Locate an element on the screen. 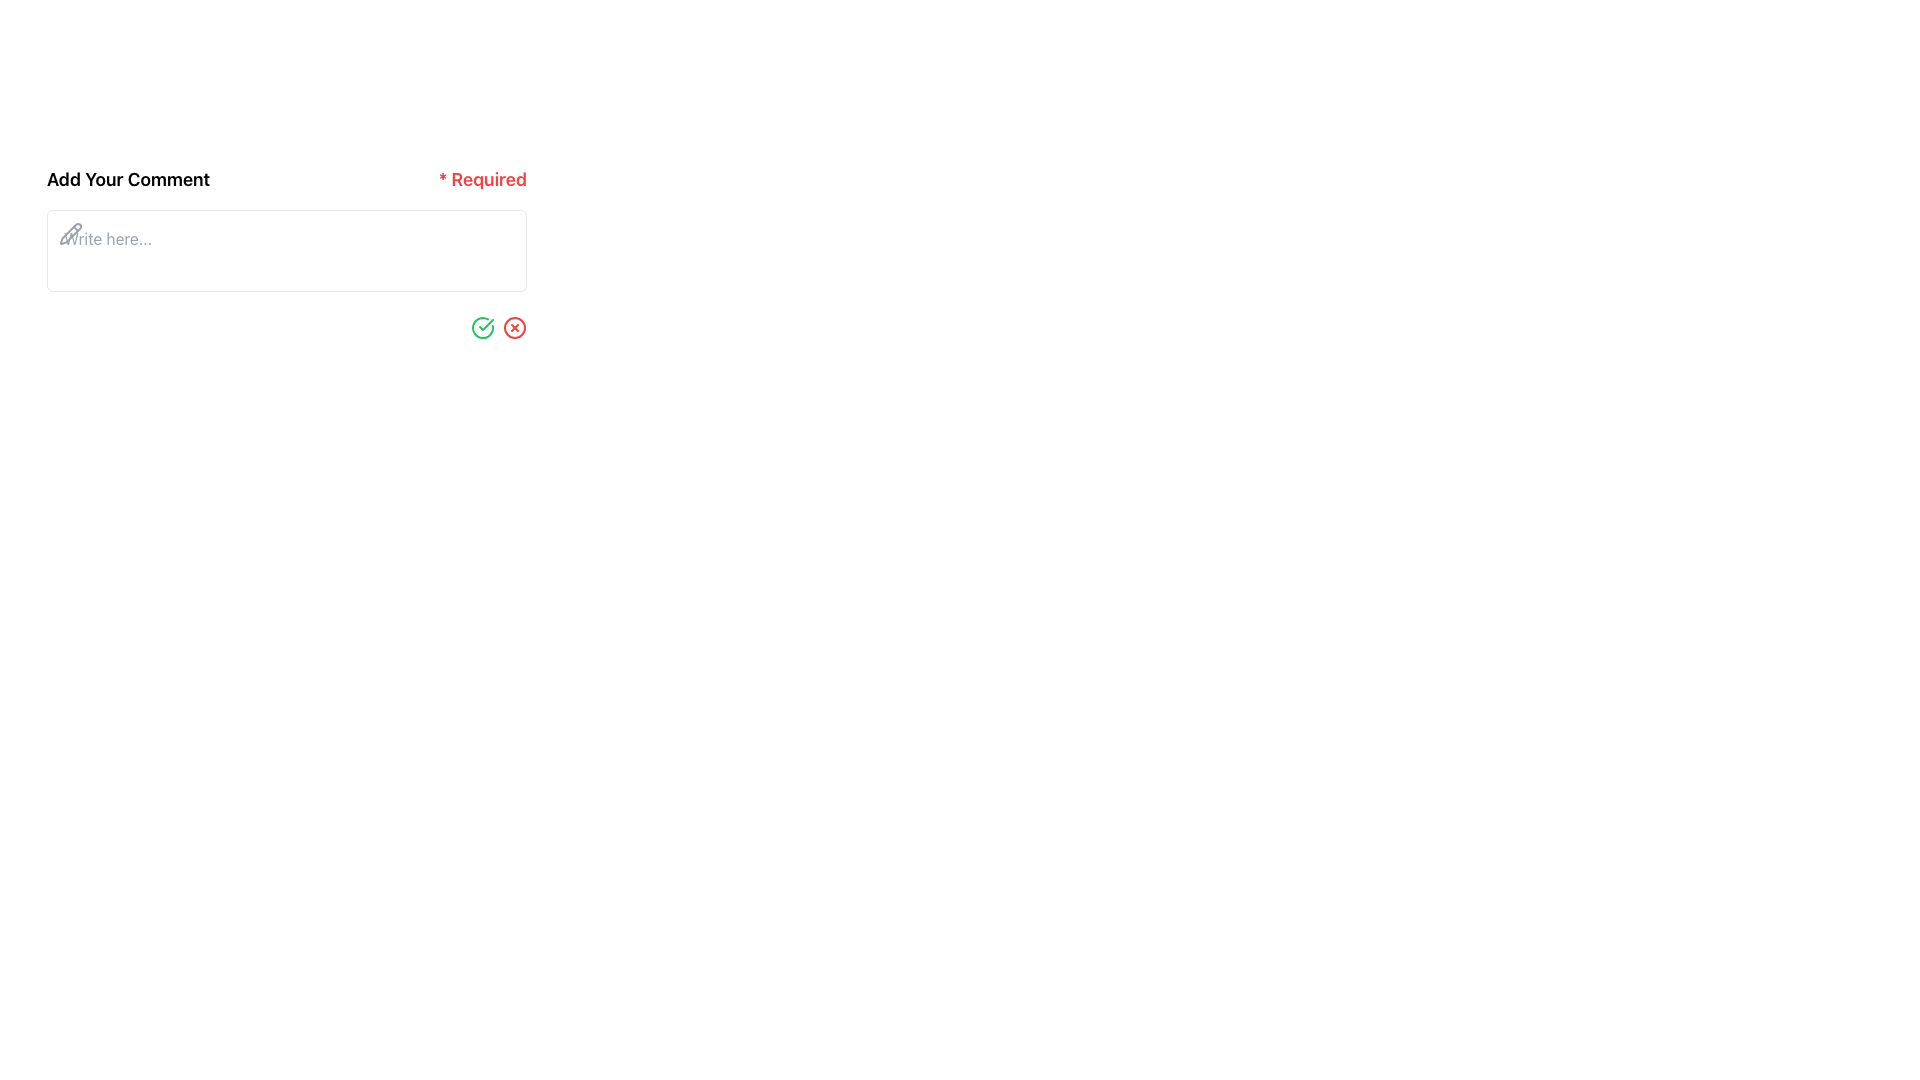 This screenshot has height=1080, width=1920. the text label '* Required' styled in bold red font, which is located to the right of the heading 'Add Your Comment' within the header section of the input field is located at coordinates (483, 180).